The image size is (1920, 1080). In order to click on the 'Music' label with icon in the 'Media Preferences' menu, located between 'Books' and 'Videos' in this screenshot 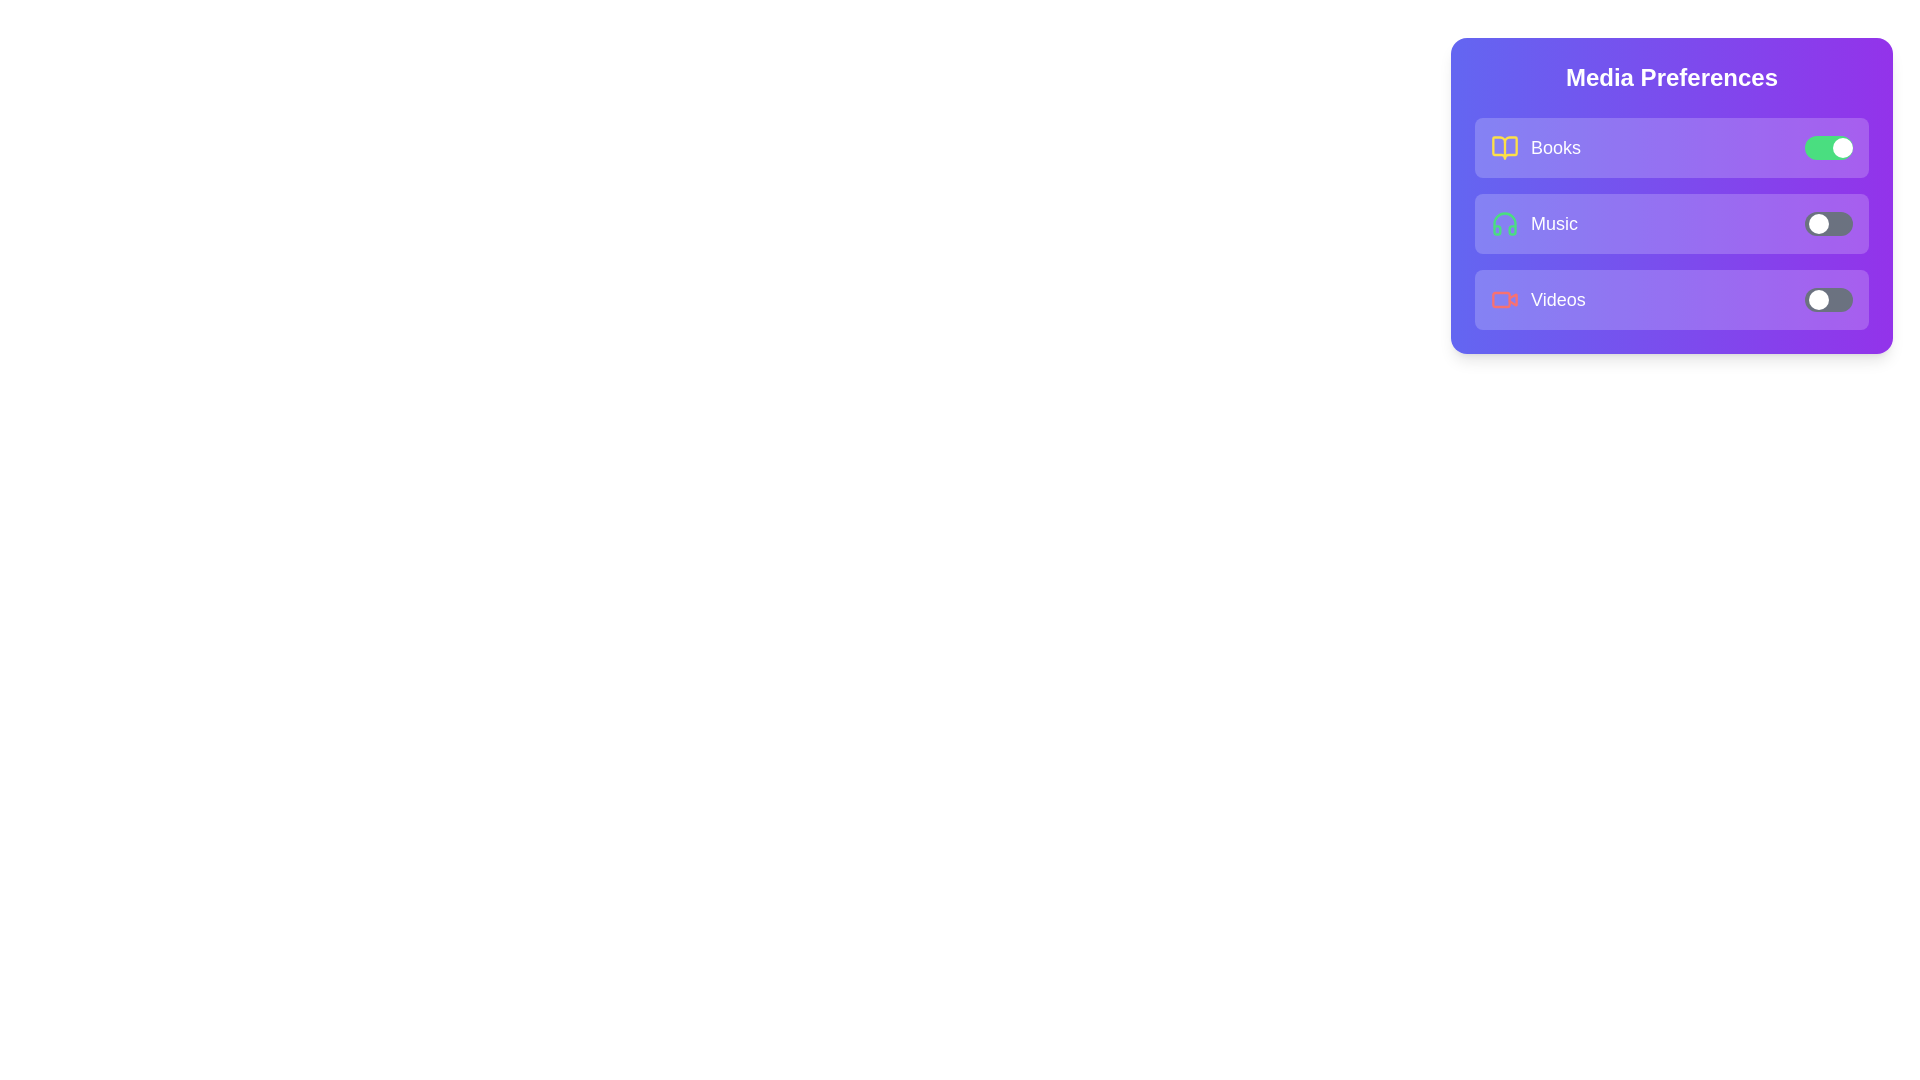, I will do `click(1533, 223)`.